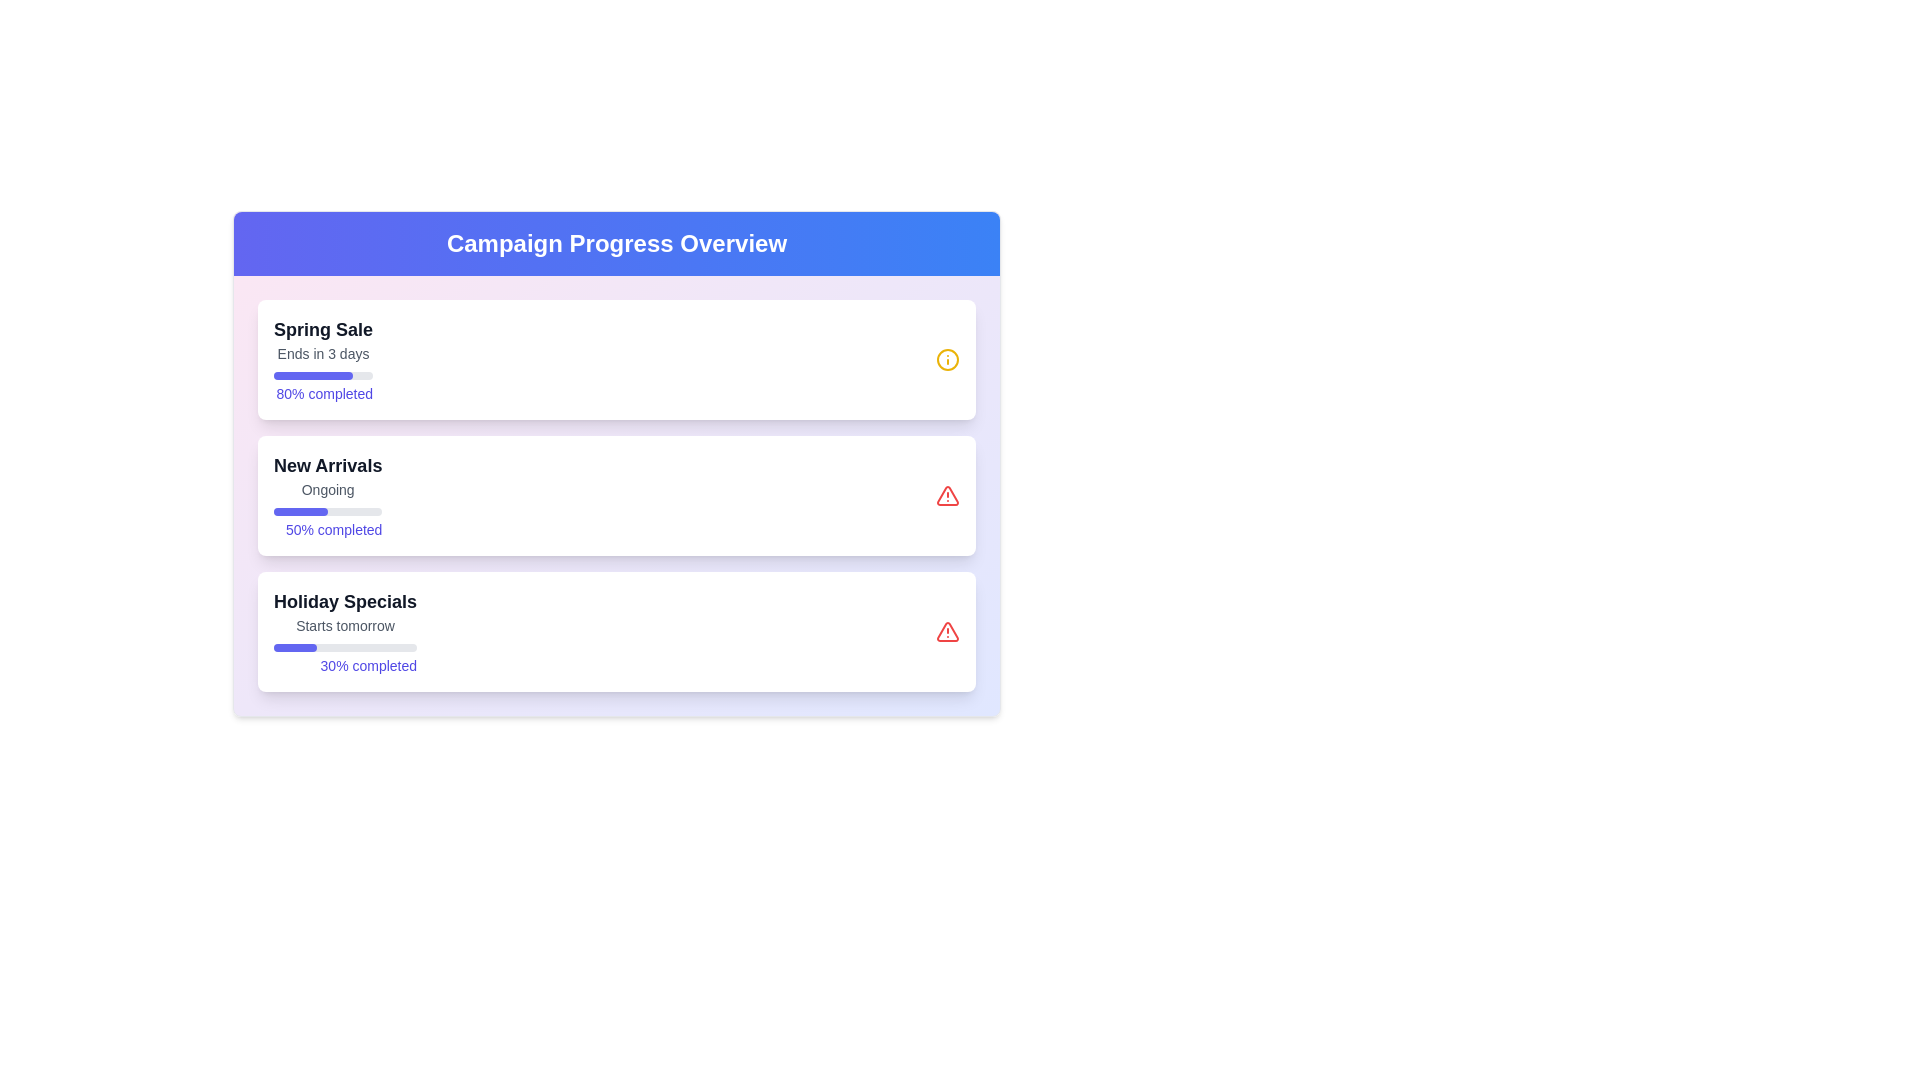  What do you see at coordinates (312, 375) in the screenshot?
I see `the filled part of the Progress Bar indicating 80% completion of the 'Spring Sale' campaign in the Campaign Progress Overview interface` at bounding box center [312, 375].